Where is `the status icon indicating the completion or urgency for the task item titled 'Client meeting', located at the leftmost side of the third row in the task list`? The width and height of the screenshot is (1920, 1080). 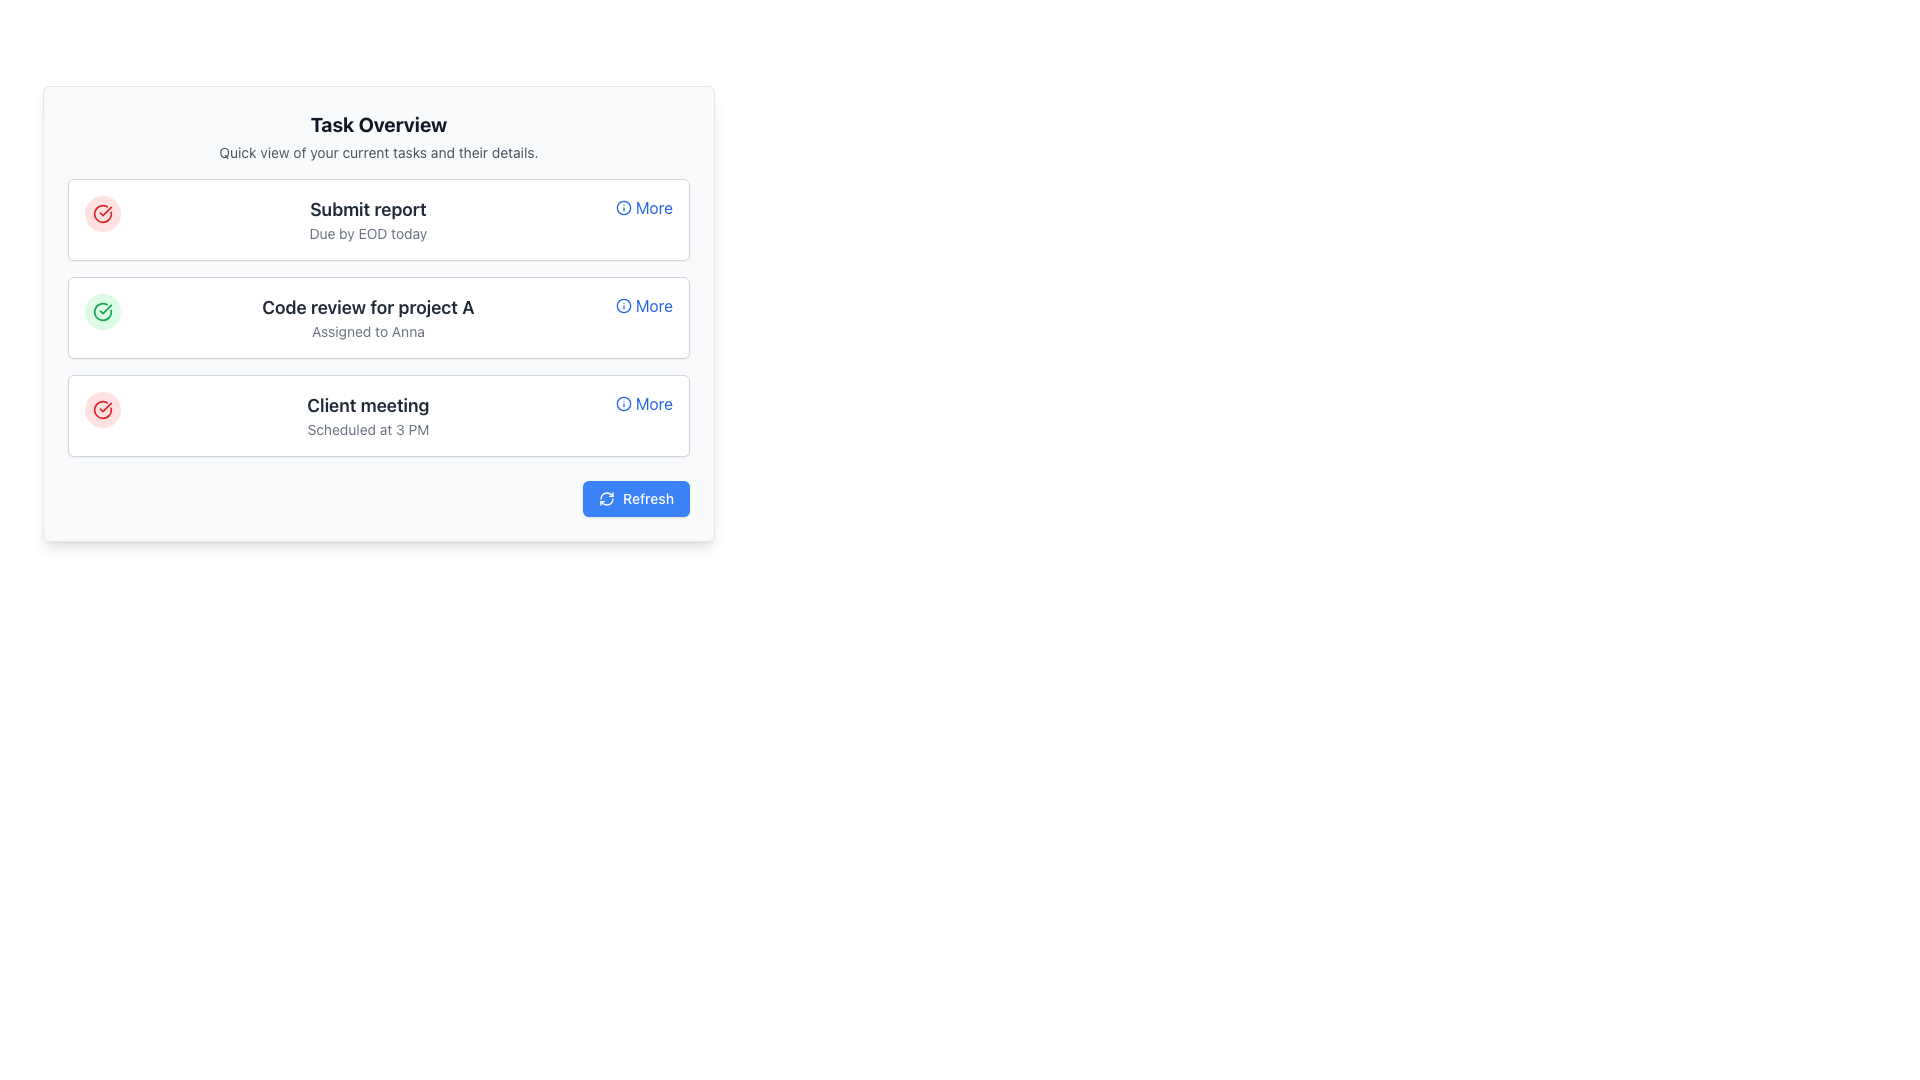 the status icon indicating the completion or urgency for the task item titled 'Client meeting', located at the leftmost side of the third row in the task list is located at coordinates (101, 408).